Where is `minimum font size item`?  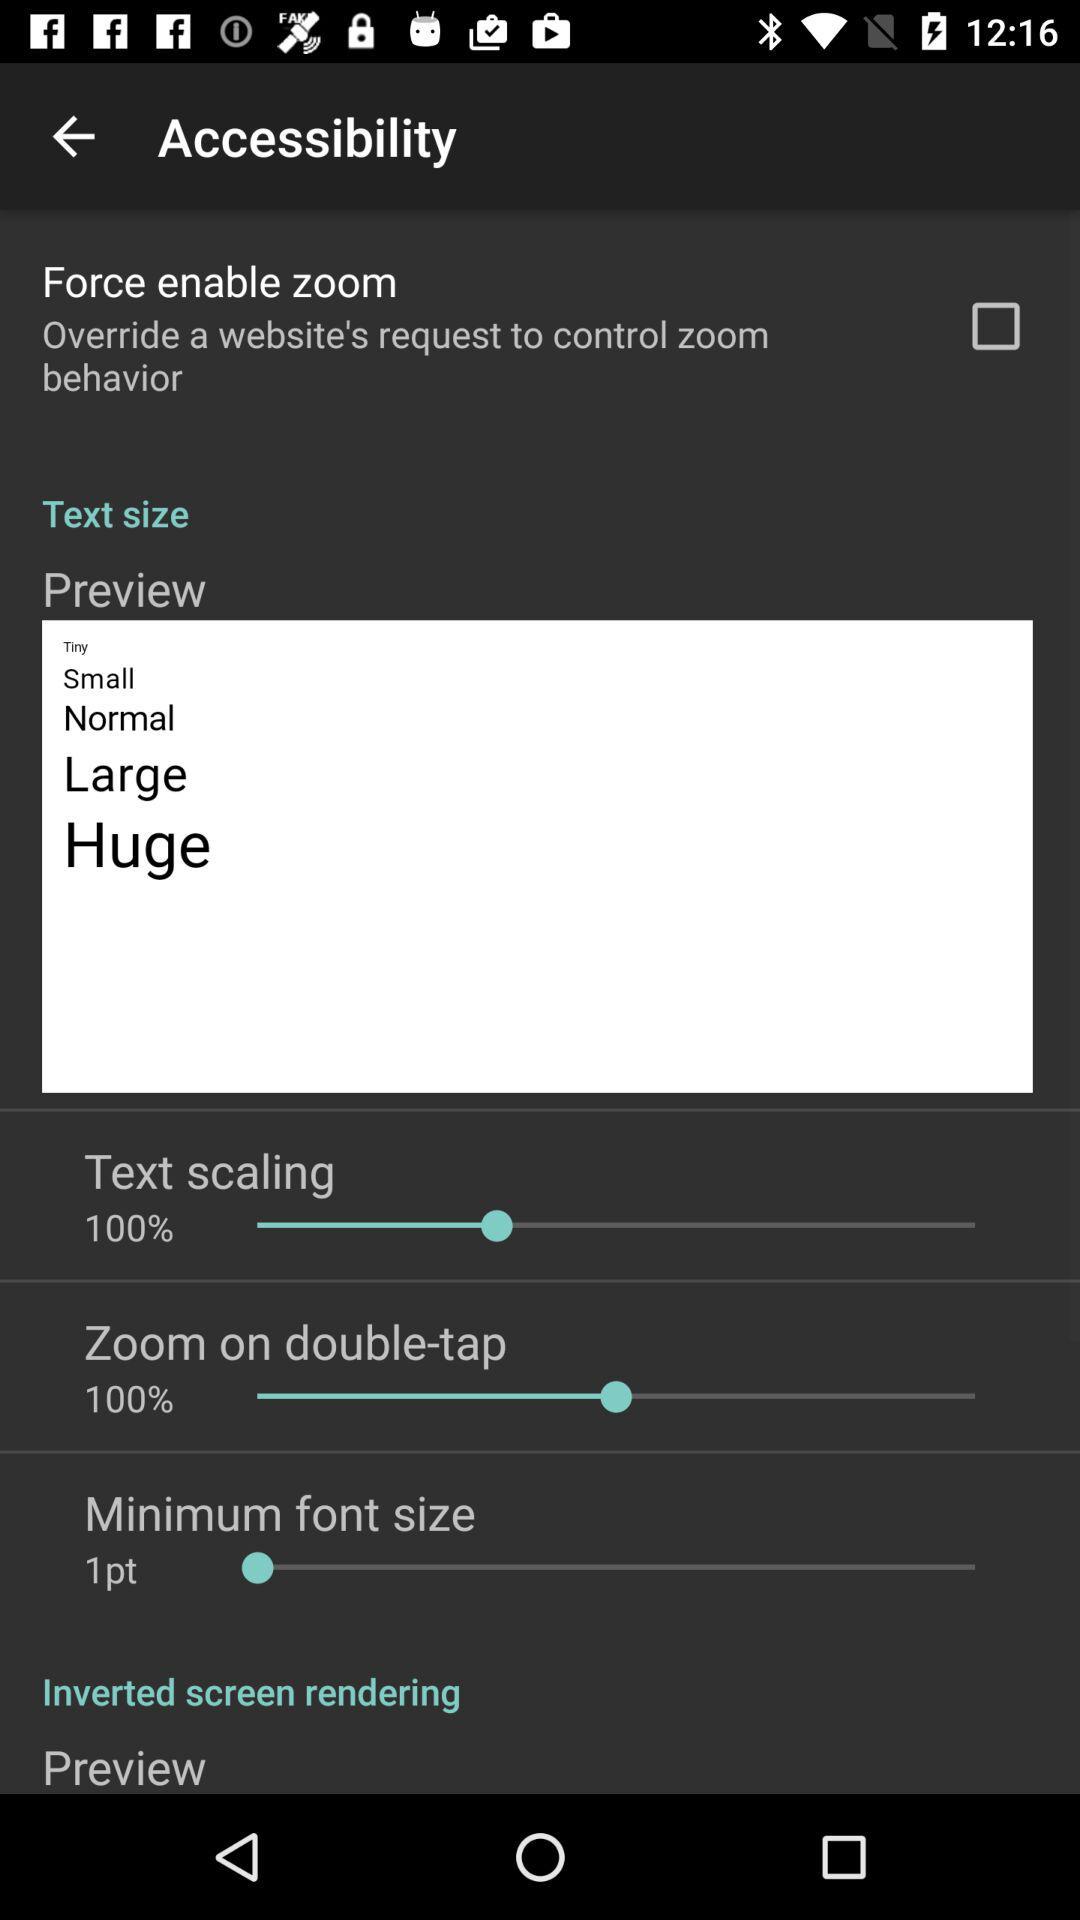
minimum font size item is located at coordinates (279, 1512).